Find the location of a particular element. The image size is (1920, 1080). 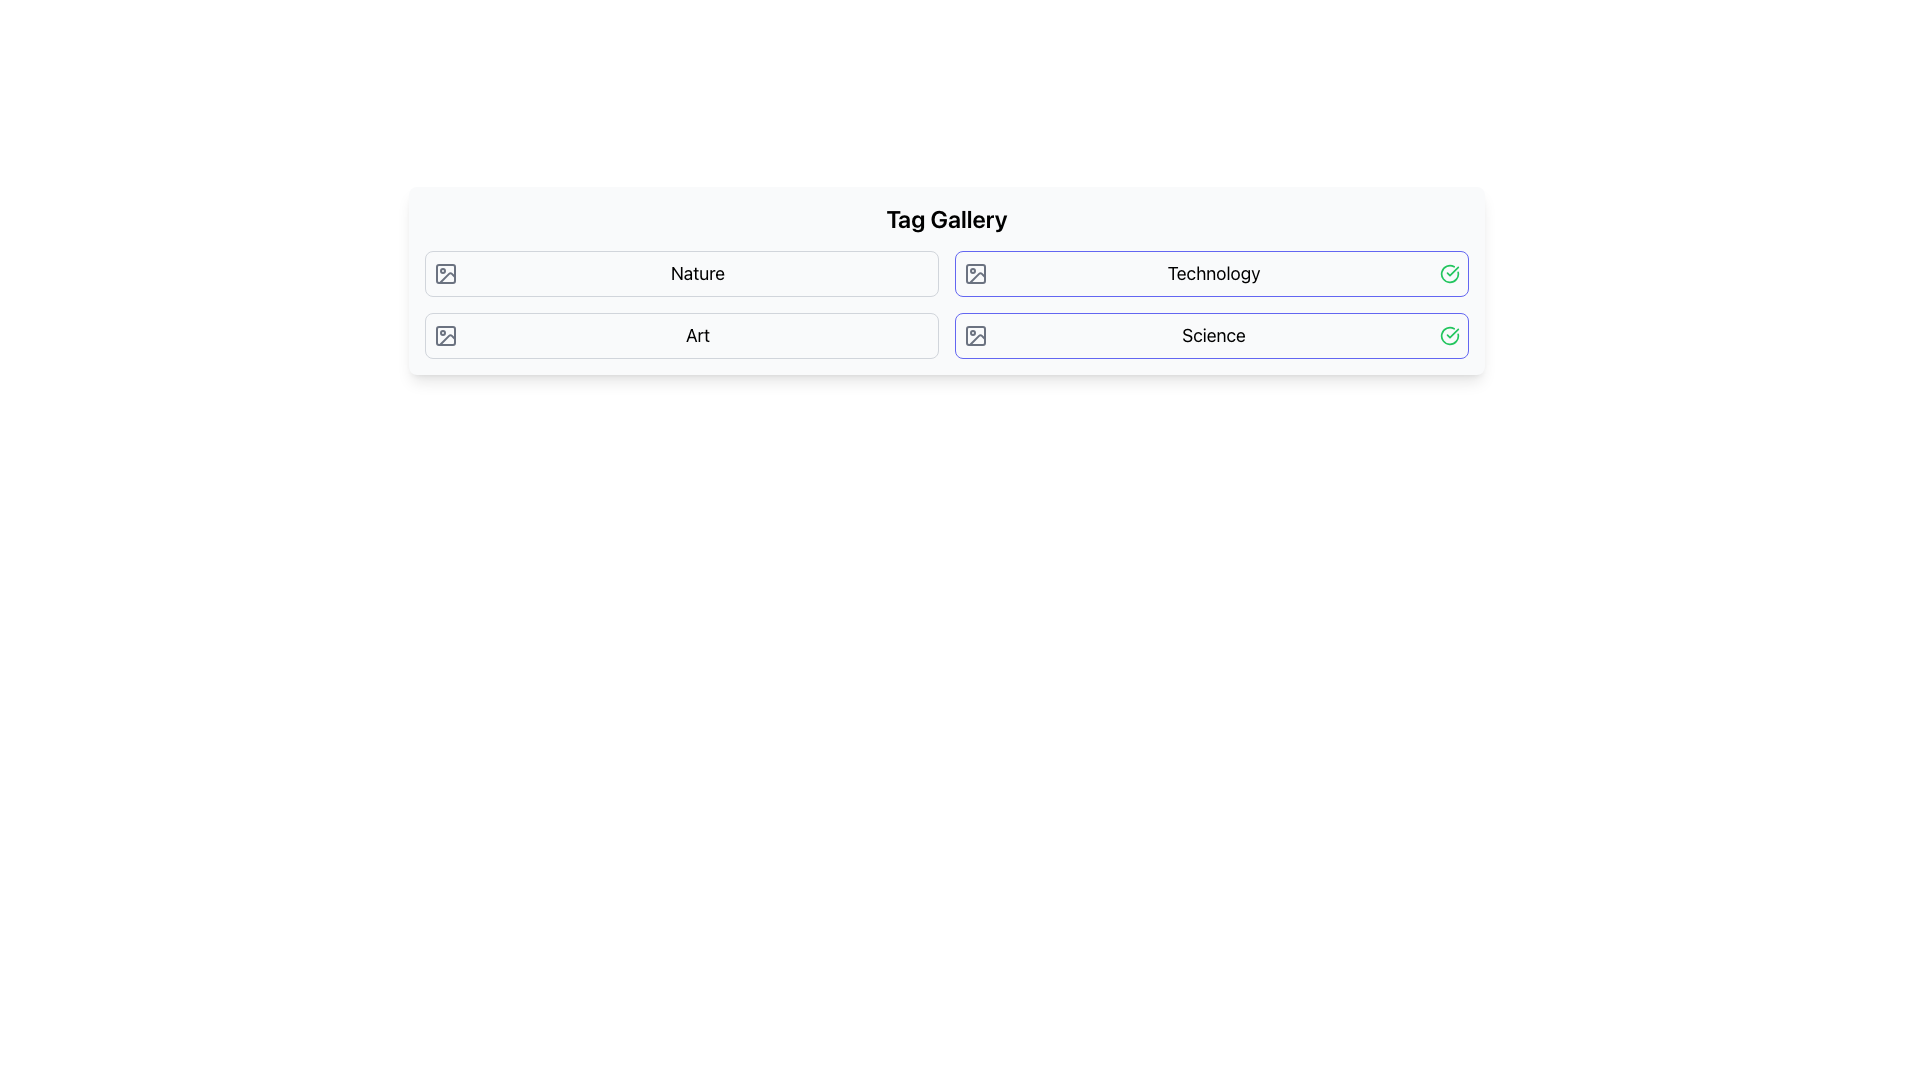

the second icon in the grid structure representing the 'Technology' section, which is encapsulated within a button labeled 'Technology' is located at coordinates (975, 273).